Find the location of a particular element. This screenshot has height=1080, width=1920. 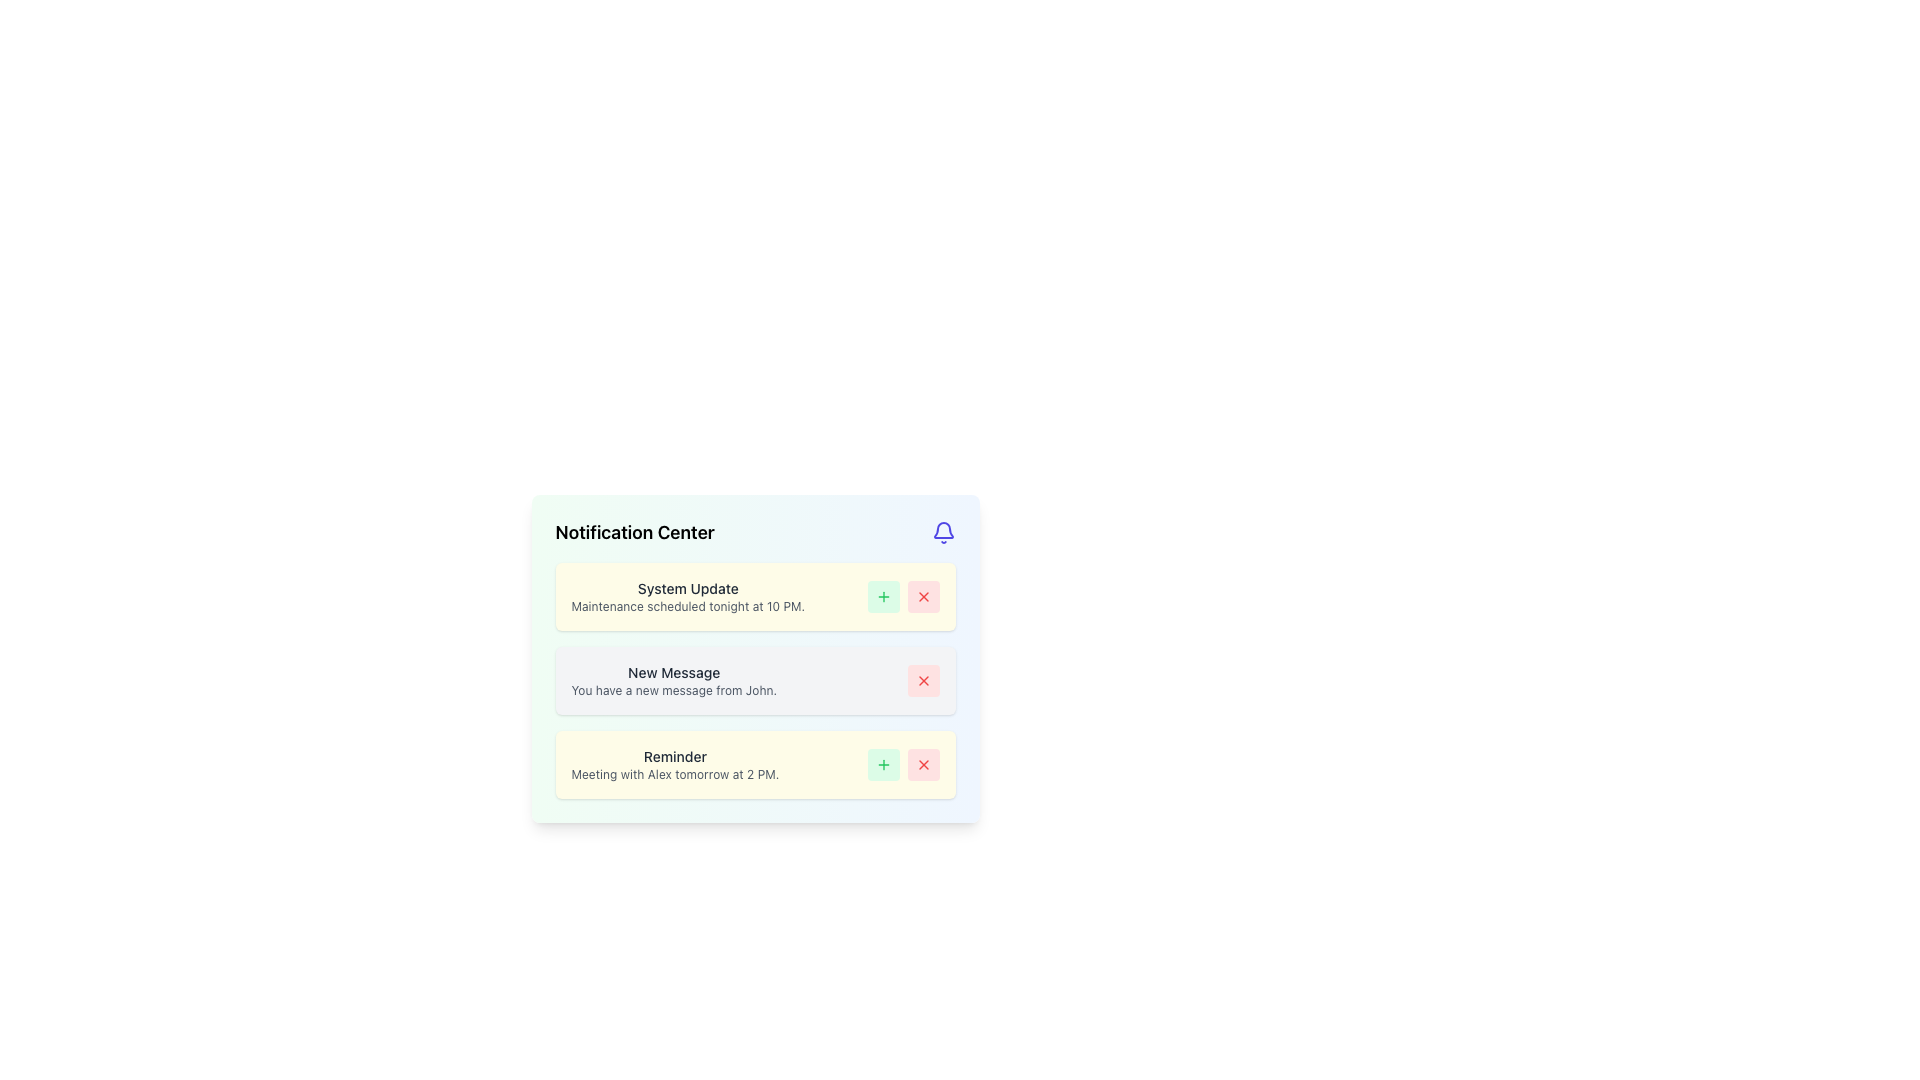

the 'Reminder' text label located at the top of the notification card is located at coordinates (675, 756).